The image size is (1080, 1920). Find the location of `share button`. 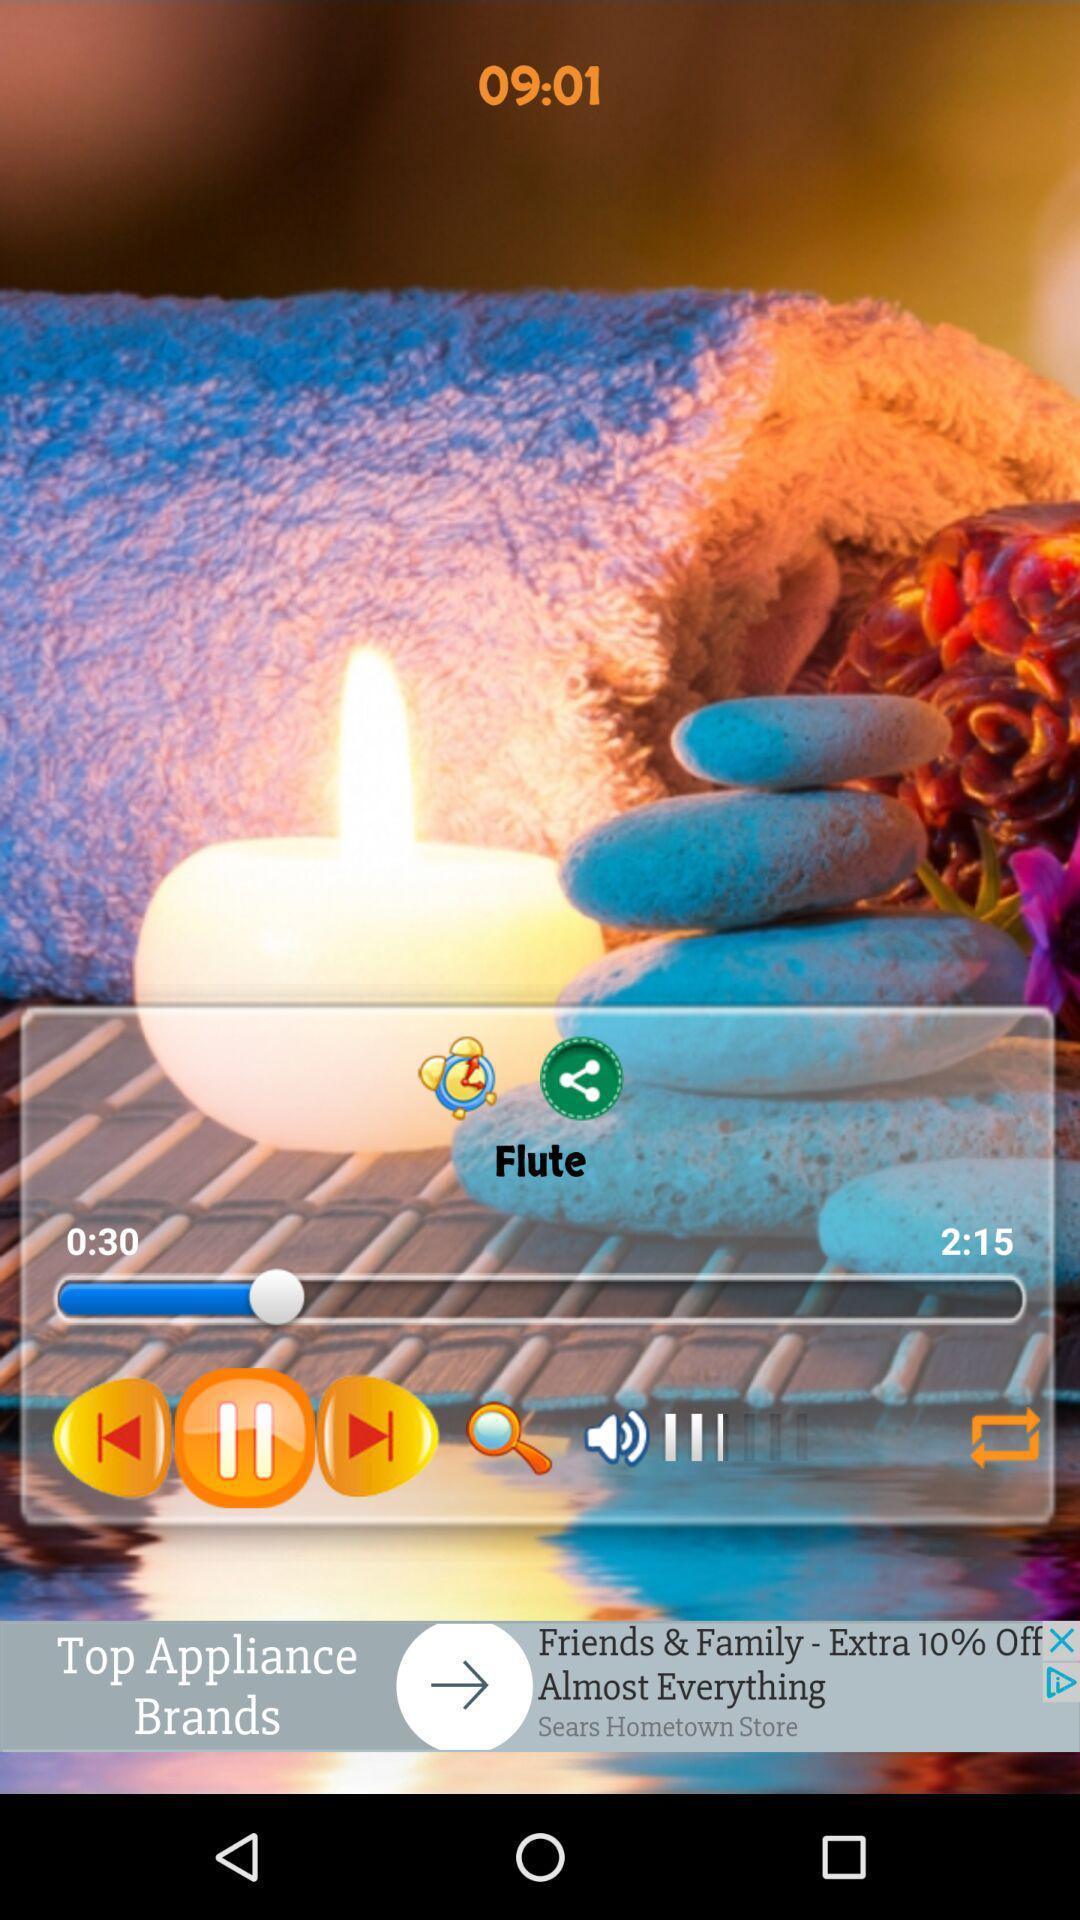

share button is located at coordinates (582, 1077).